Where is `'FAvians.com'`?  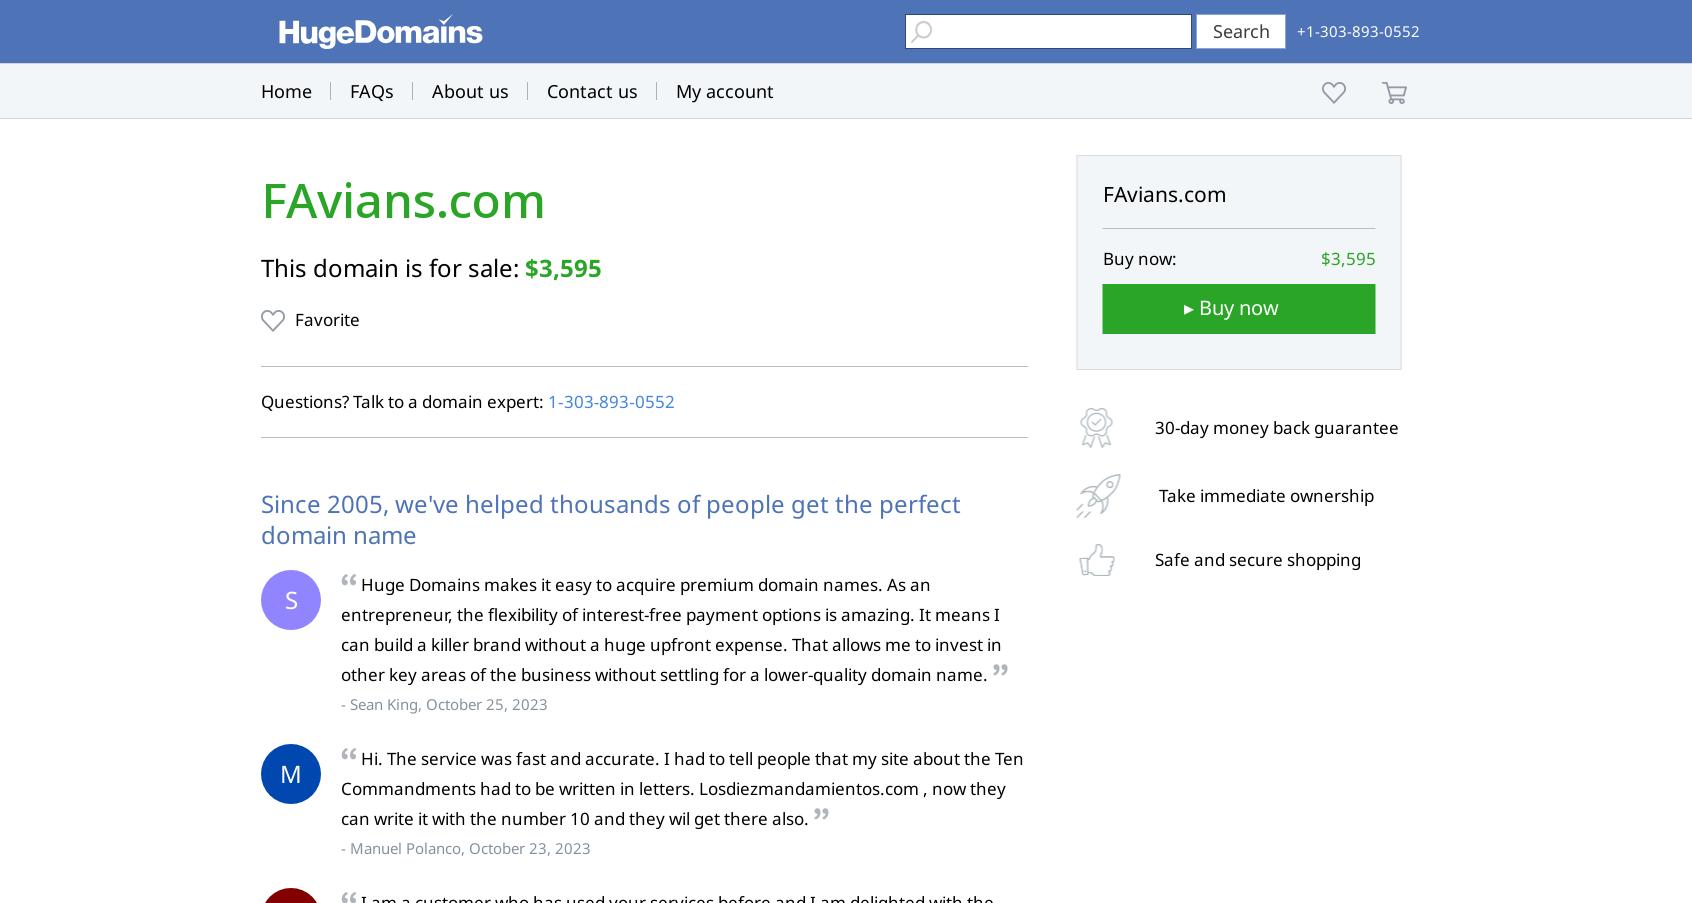 'FAvians.com' is located at coordinates (403, 200).